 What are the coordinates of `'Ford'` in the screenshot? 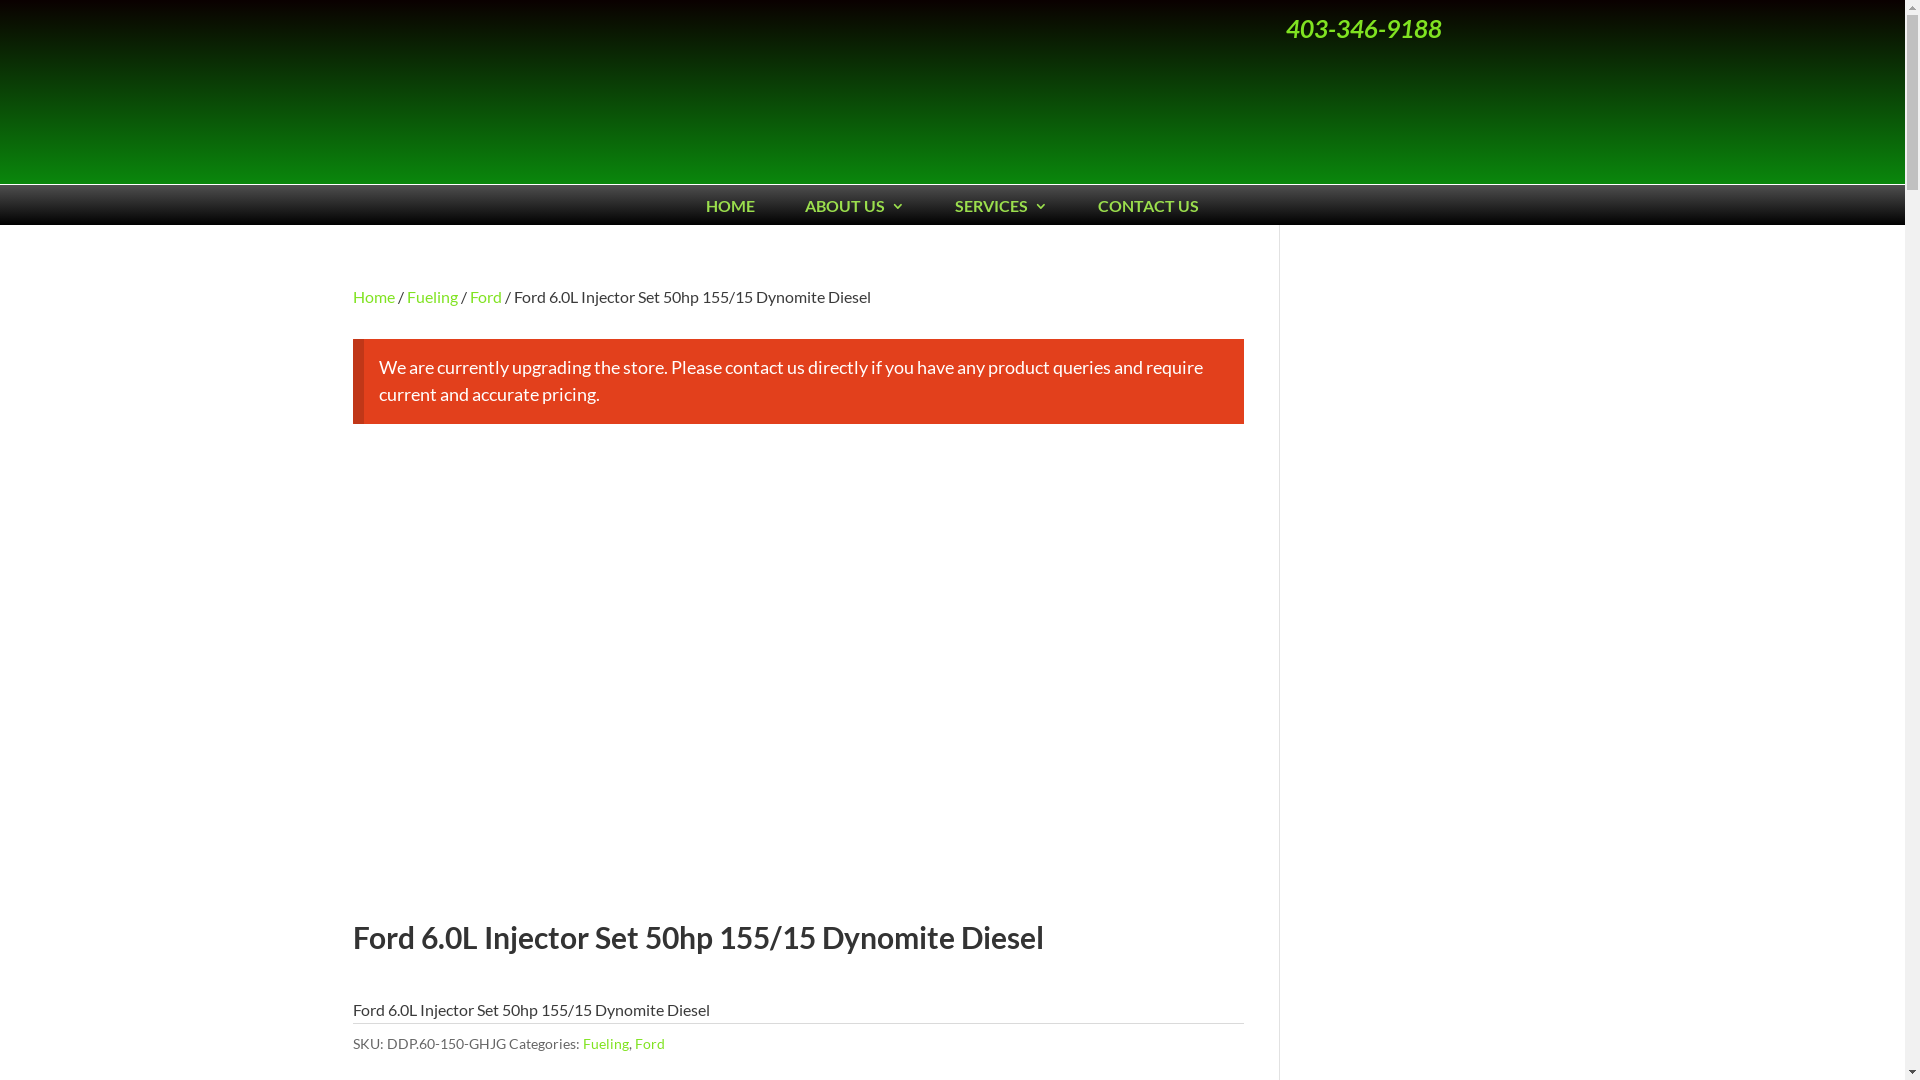 It's located at (485, 296).